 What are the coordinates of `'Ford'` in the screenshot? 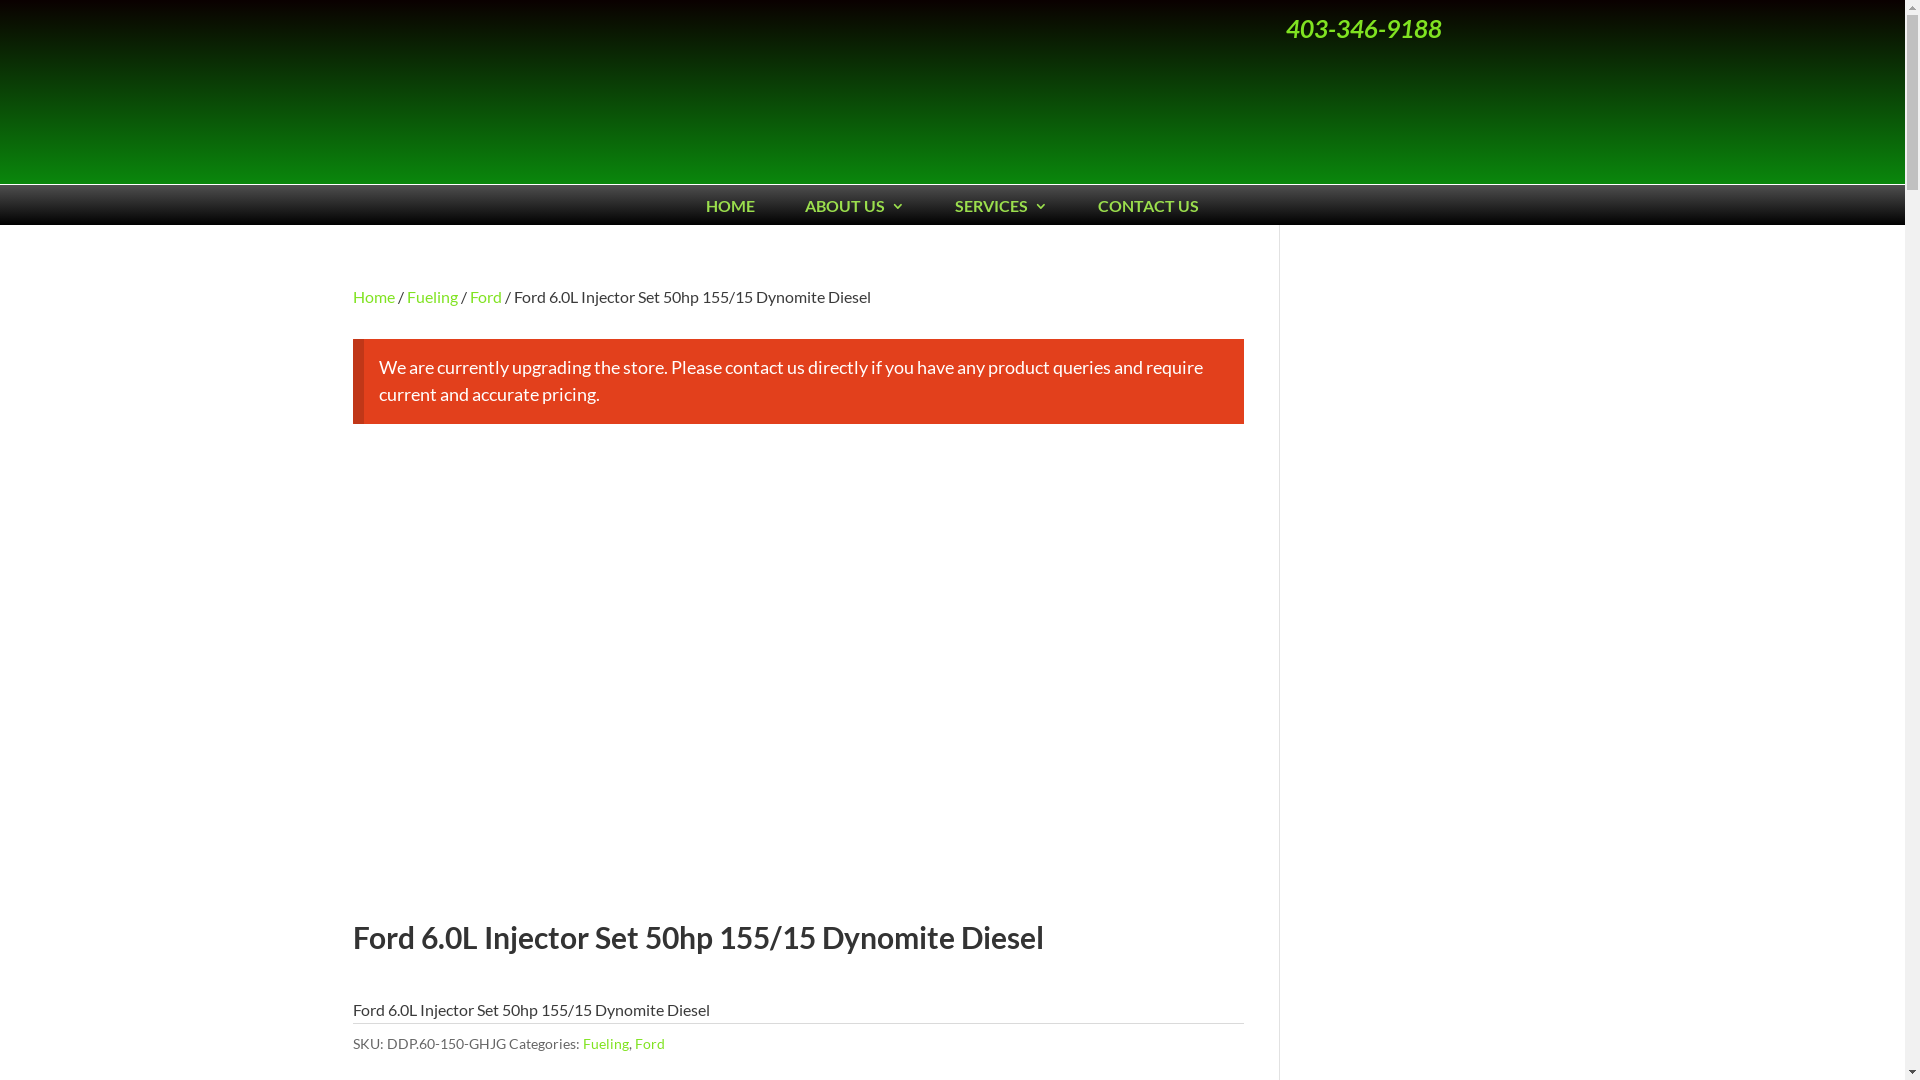 It's located at (485, 296).